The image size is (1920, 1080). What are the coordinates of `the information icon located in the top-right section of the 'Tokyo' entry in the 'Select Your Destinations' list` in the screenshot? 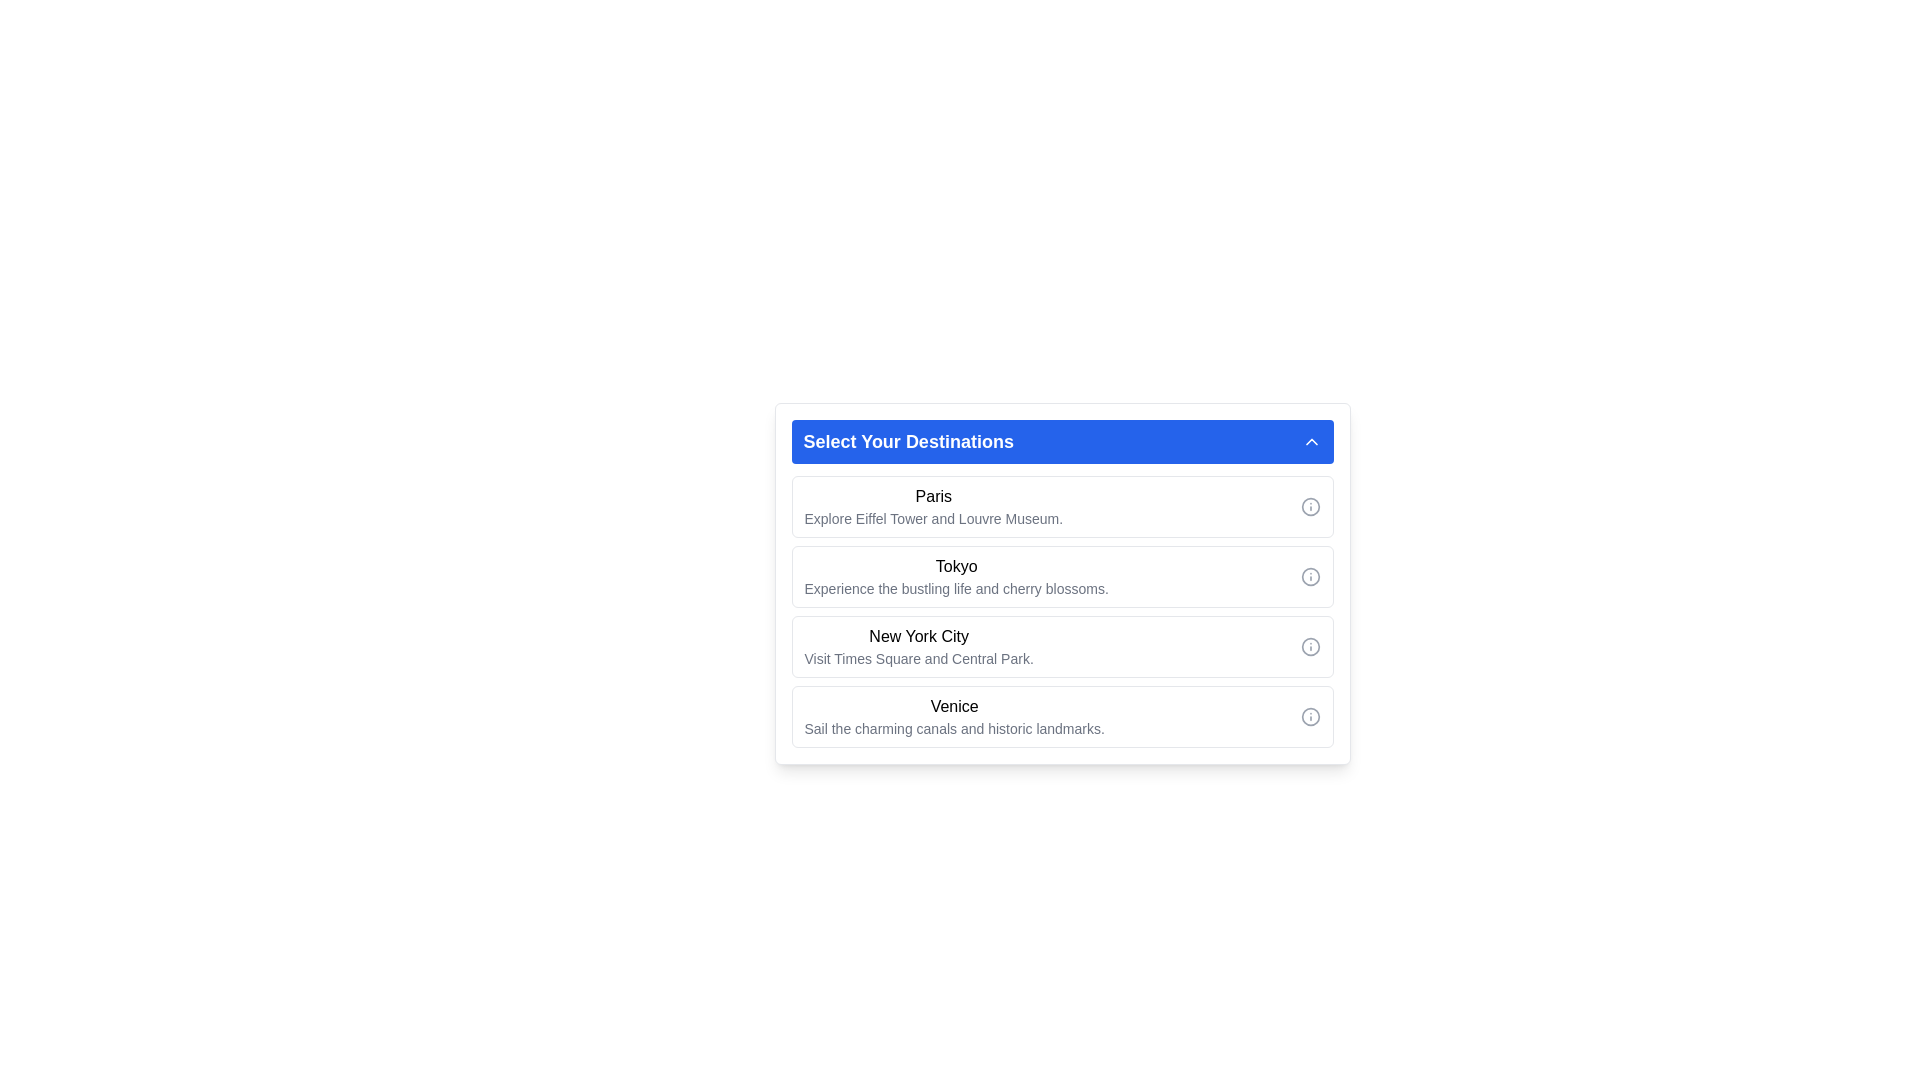 It's located at (1310, 577).